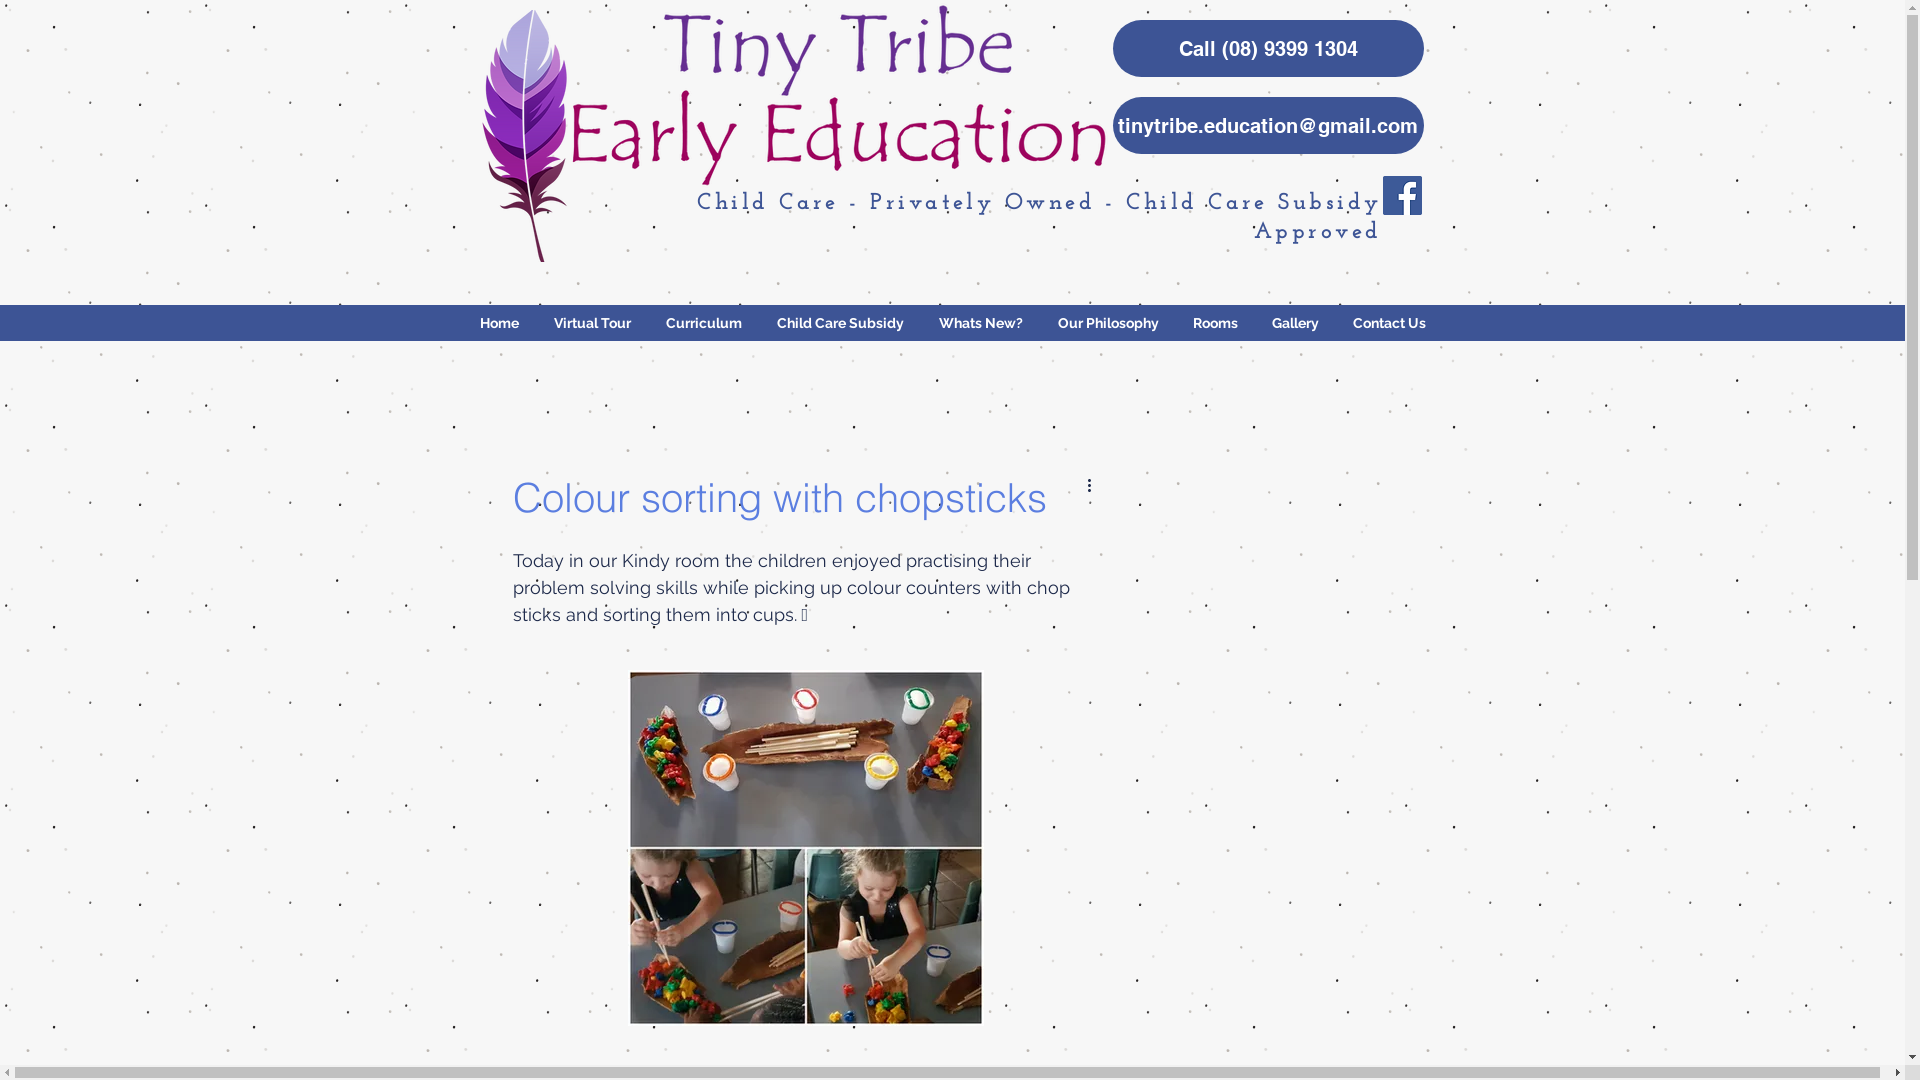  What do you see at coordinates (703, 322) in the screenshot?
I see `'Curriculum'` at bounding box center [703, 322].